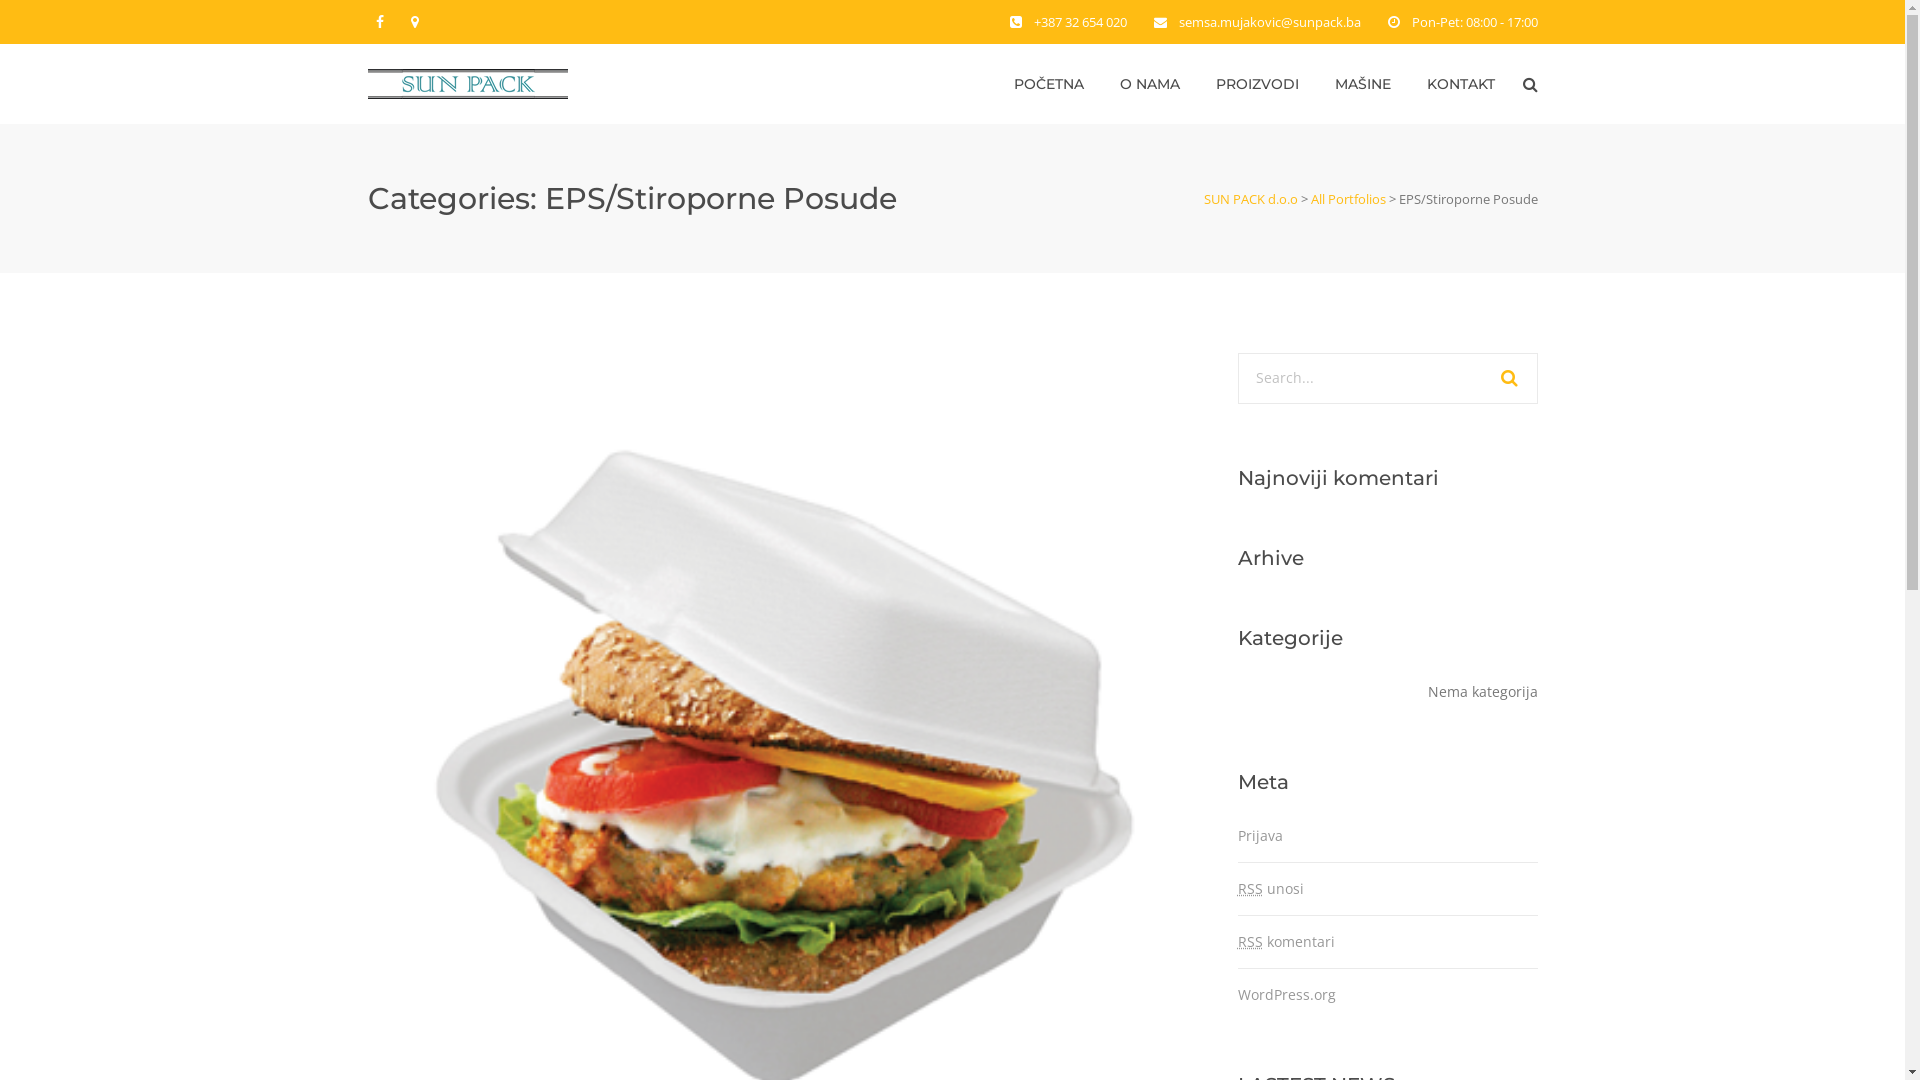 This screenshot has width=1920, height=1080. What do you see at coordinates (1256, 83) in the screenshot?
I see `'PROIZVODI'` at bounding box center [1256, 83].